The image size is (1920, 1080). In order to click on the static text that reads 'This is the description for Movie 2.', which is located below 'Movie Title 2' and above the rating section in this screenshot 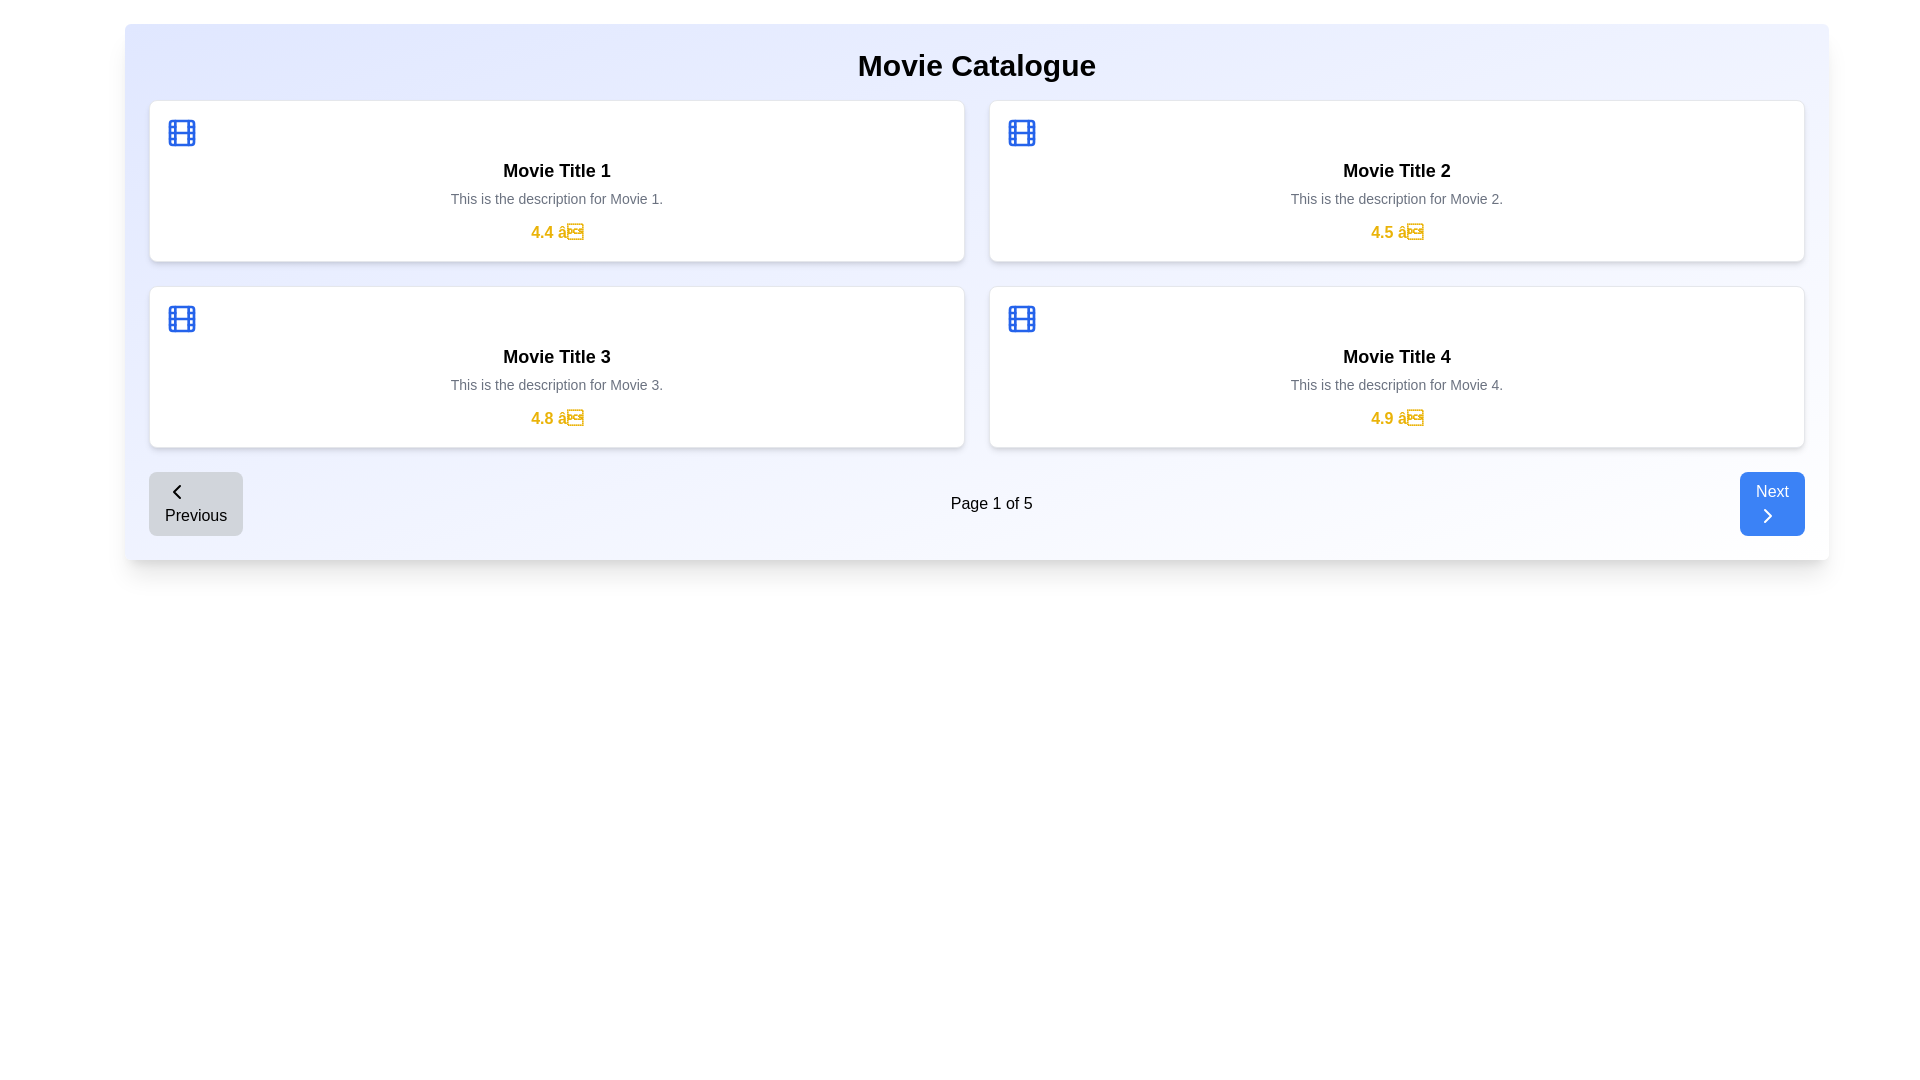, I will do `click(1395, 199)`.